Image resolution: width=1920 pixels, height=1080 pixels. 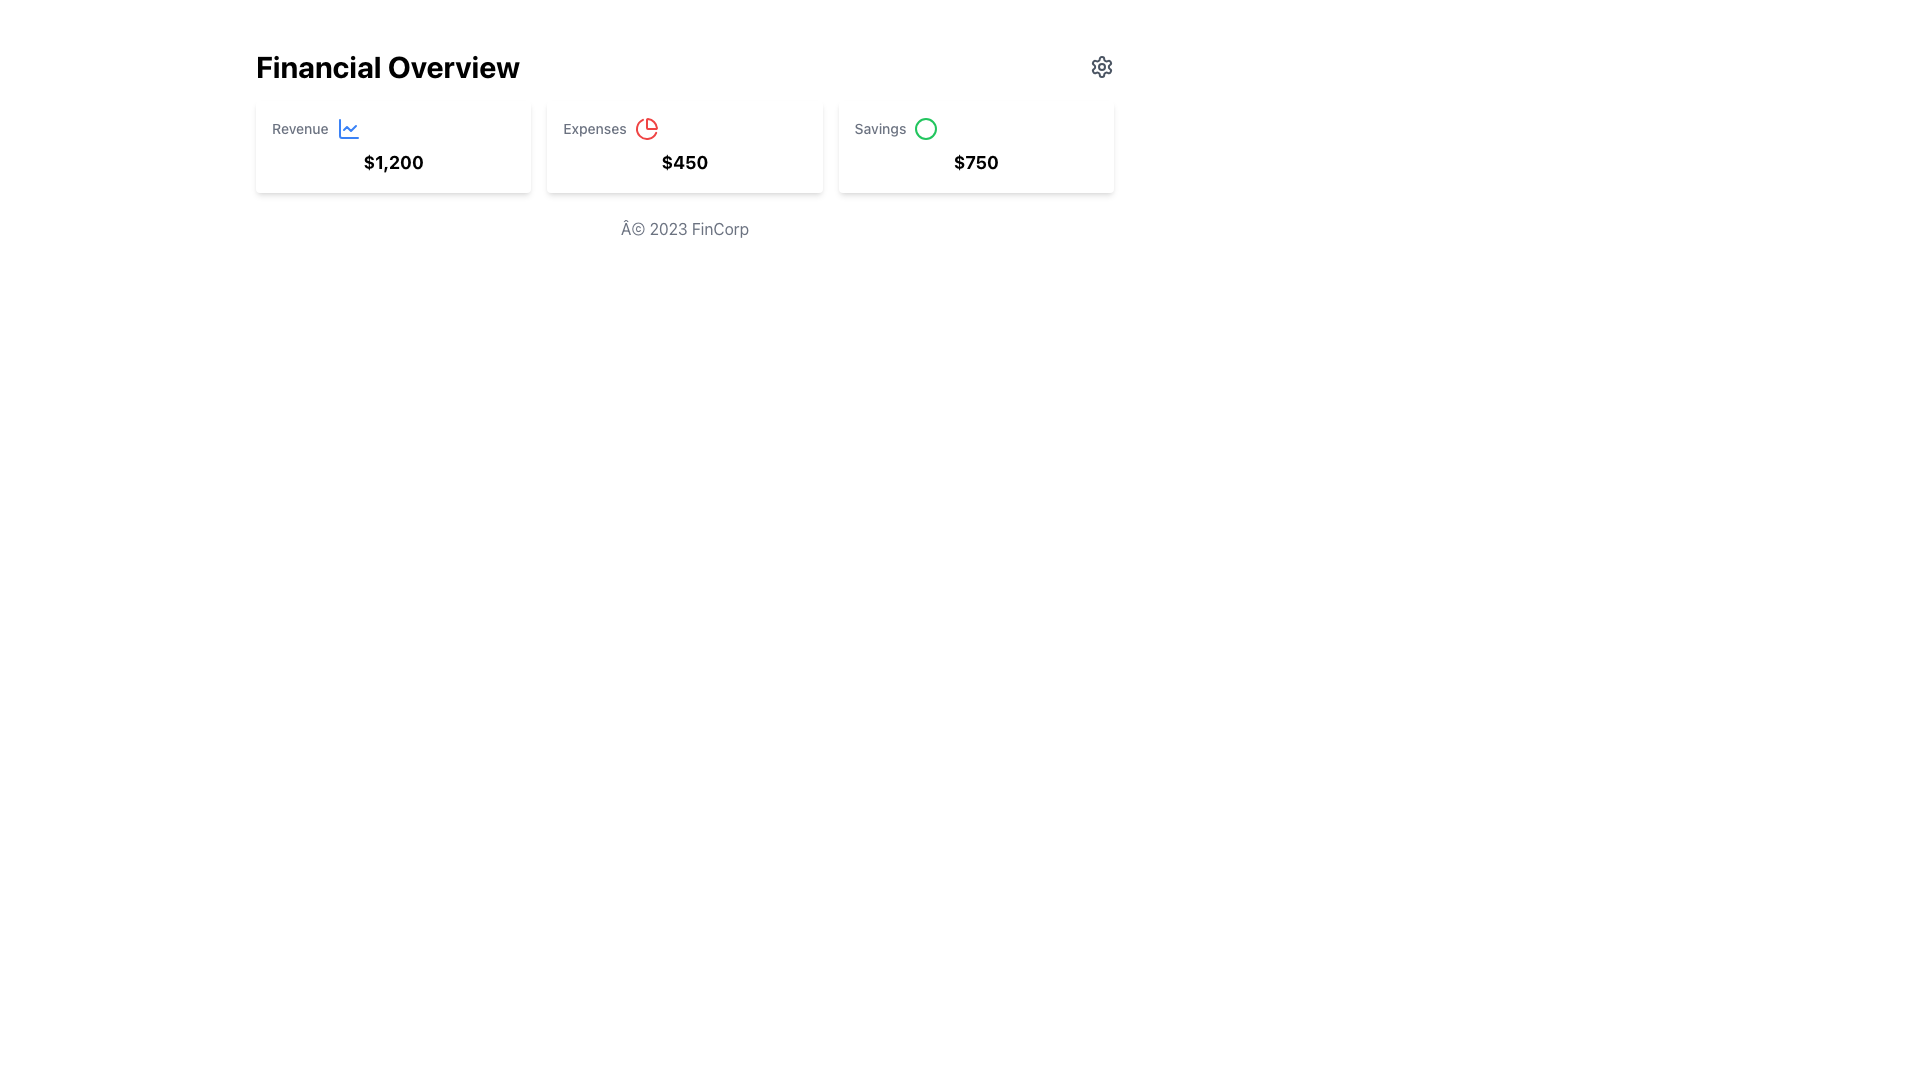 What do you see at coordinates (393, 161) in the screenshot?
I see `the text label displaying the total revenue amount located in the center of the first white card under the 'Financial Overview' section` at bounding box center [393, 161].